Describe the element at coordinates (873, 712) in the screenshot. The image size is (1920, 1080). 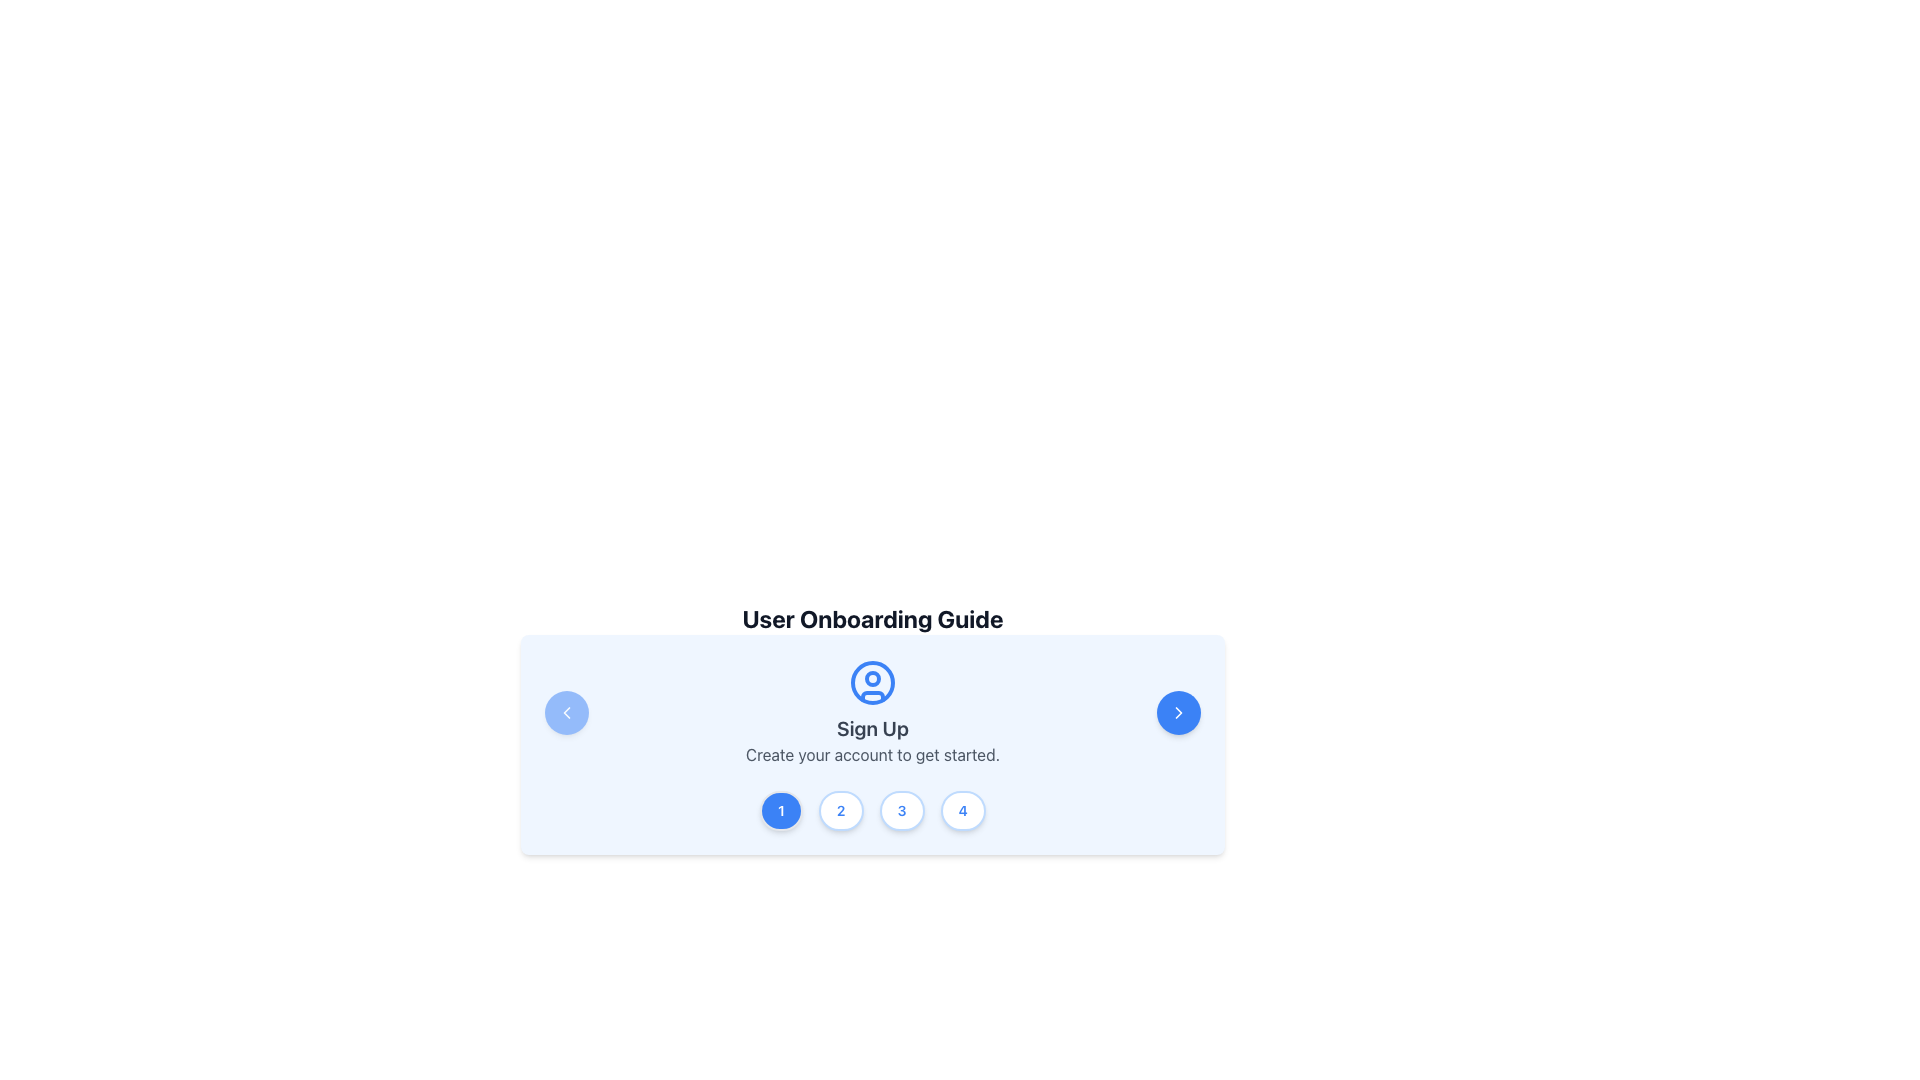
I see `text from the Header Section, which is centrally located in the onboarding process introduction, encouraging users to sign up and navigate forward or backward` at that location.